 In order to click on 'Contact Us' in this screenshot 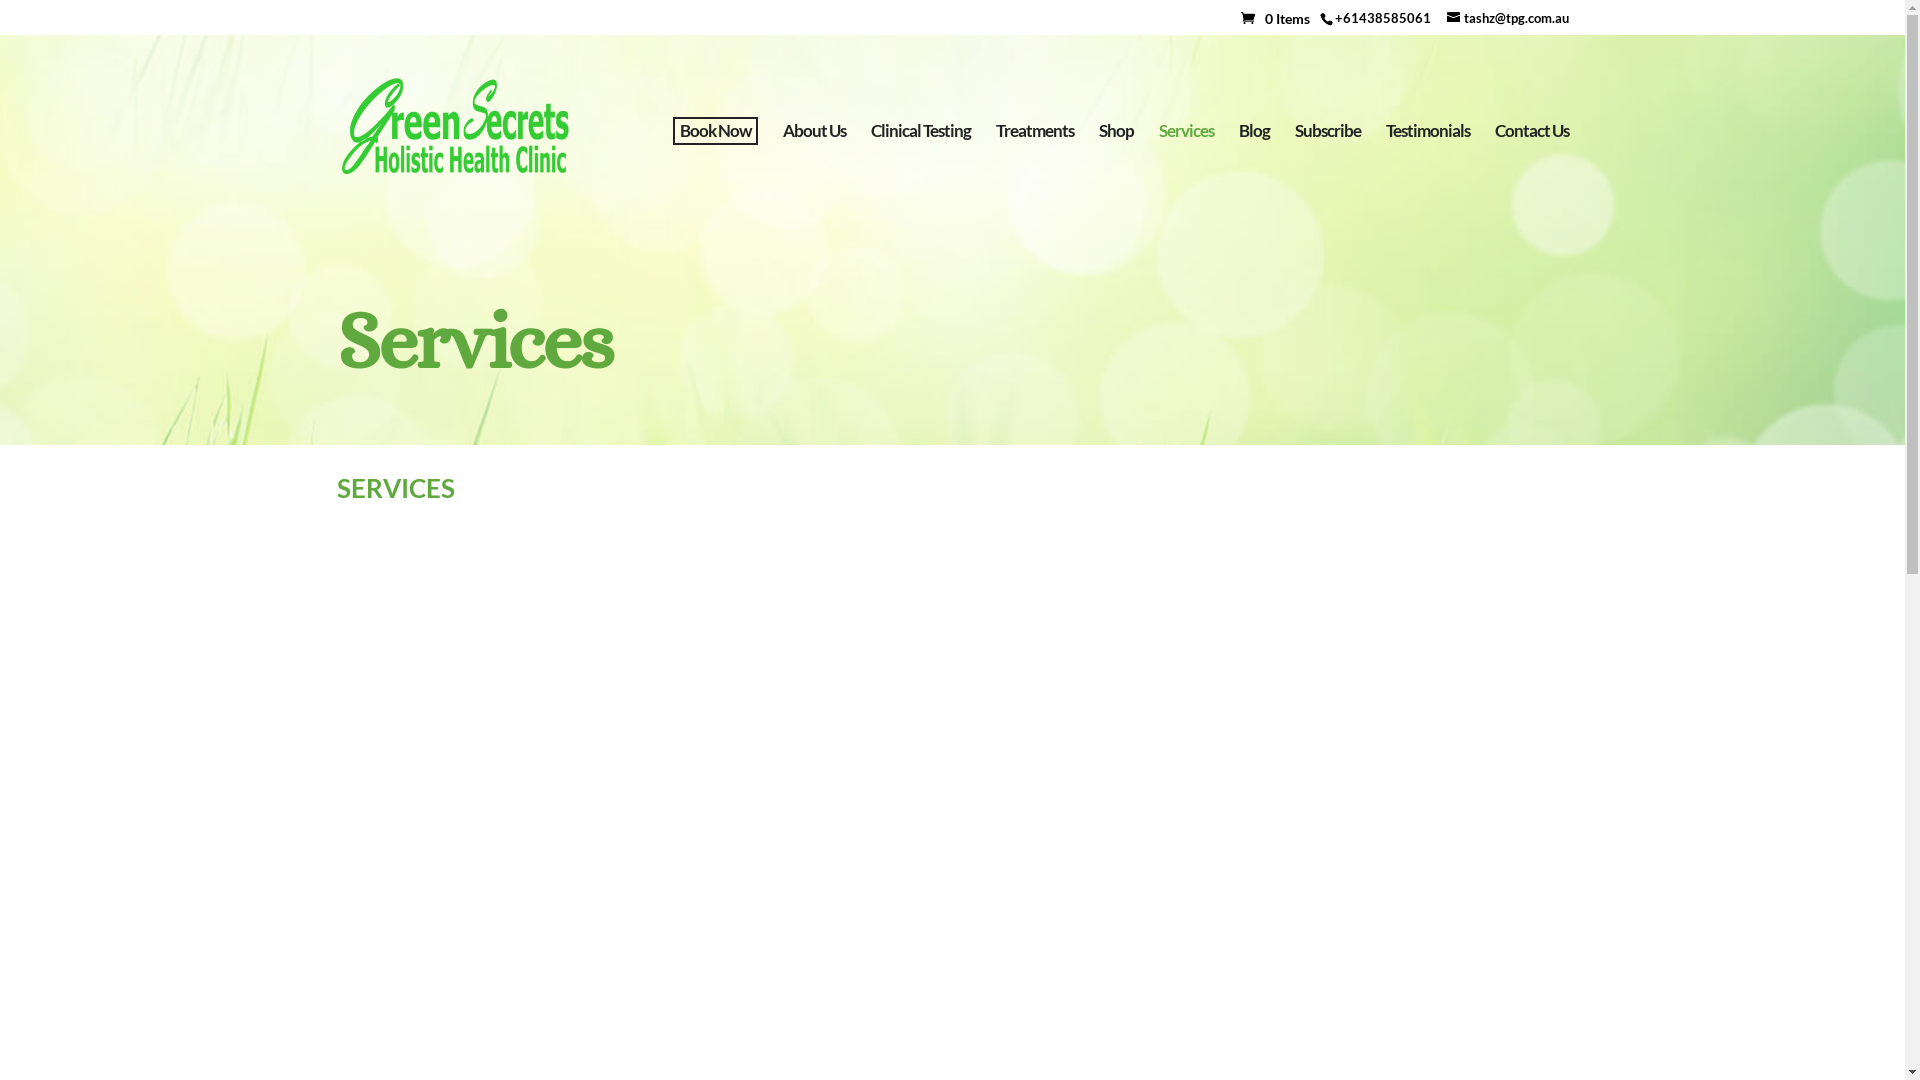, I will do `click(1530, 171)`.